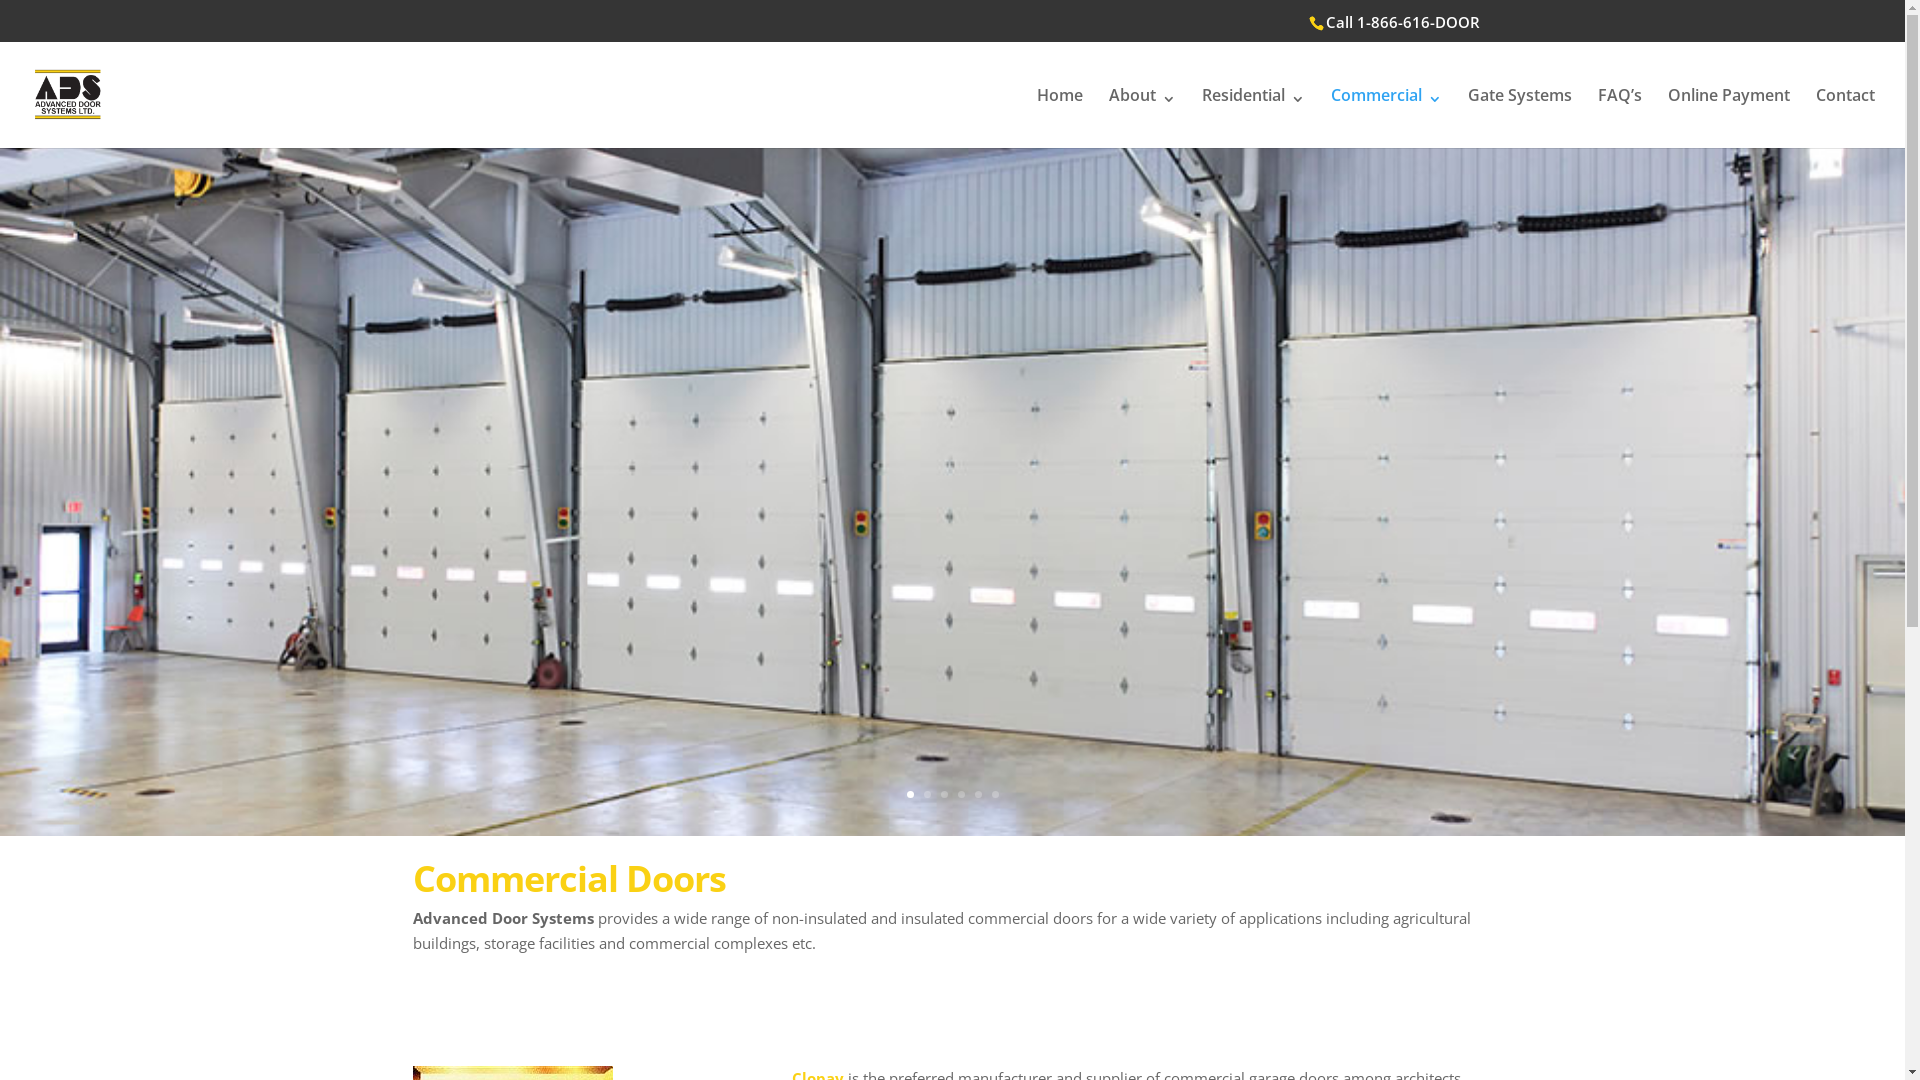  What do you see at coordinates (926, 793) in the screenshot?
I see `'2'` at bounding box center [926, 793].